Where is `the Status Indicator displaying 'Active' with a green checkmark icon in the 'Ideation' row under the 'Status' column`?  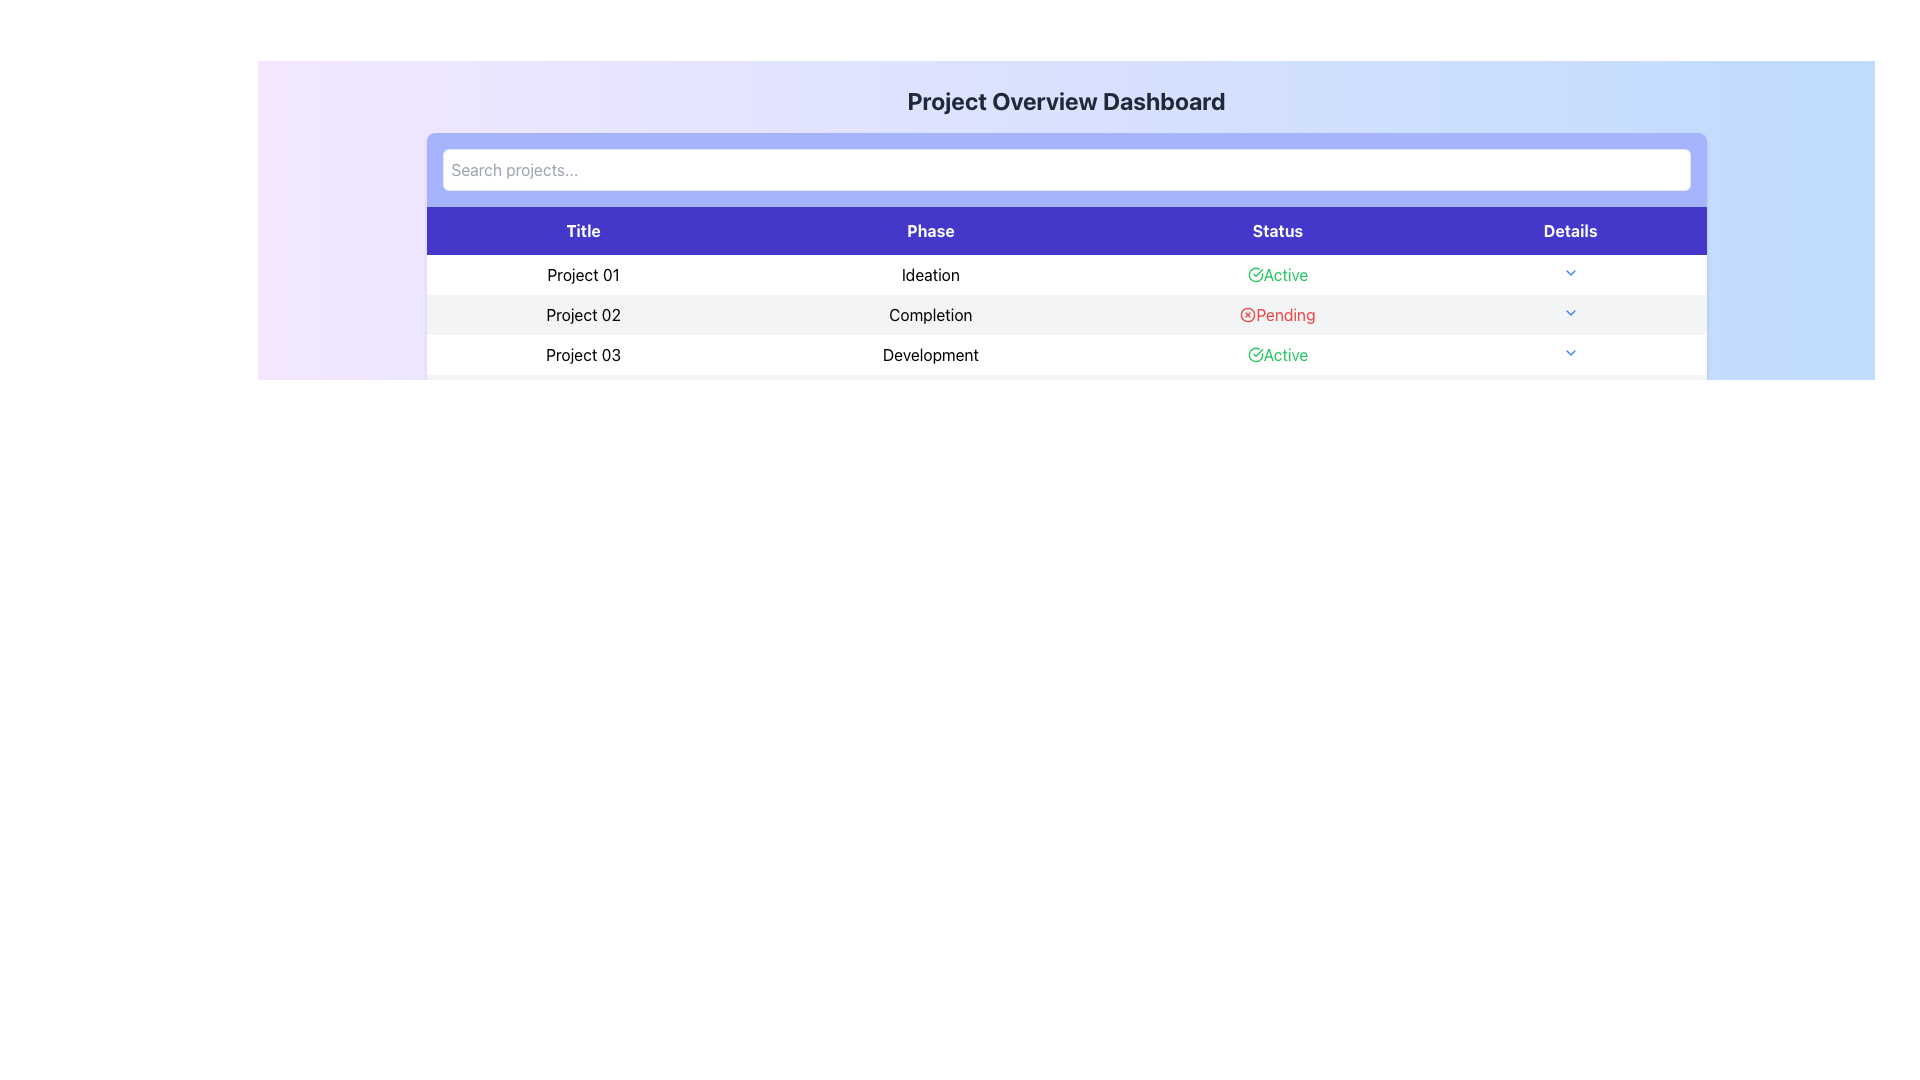 the Status Indicator displaying 'Active' with a green checkmark icon in the 'Ideation' row under the 'Status' column is located at coordinates (1276, 274).